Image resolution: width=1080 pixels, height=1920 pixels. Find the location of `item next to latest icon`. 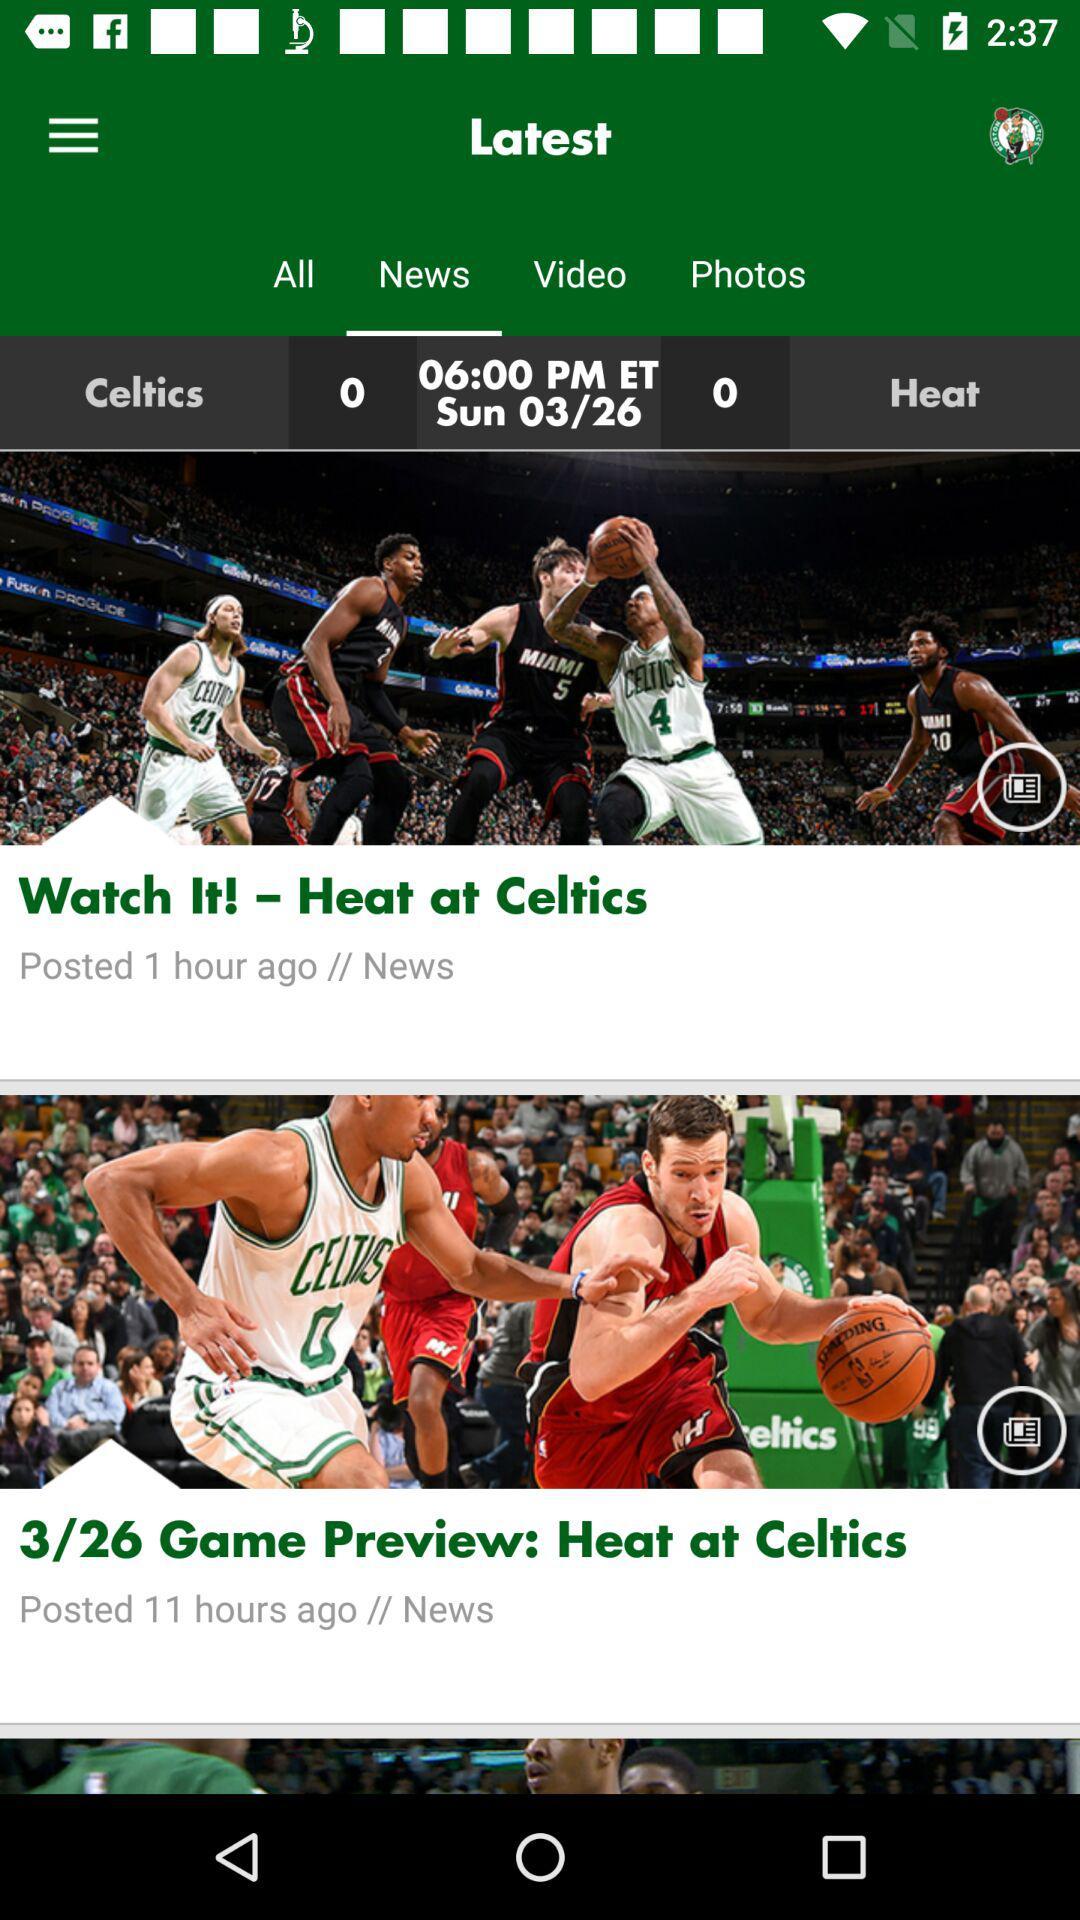

item next to latest icon is located at coordinates (1017, 135).